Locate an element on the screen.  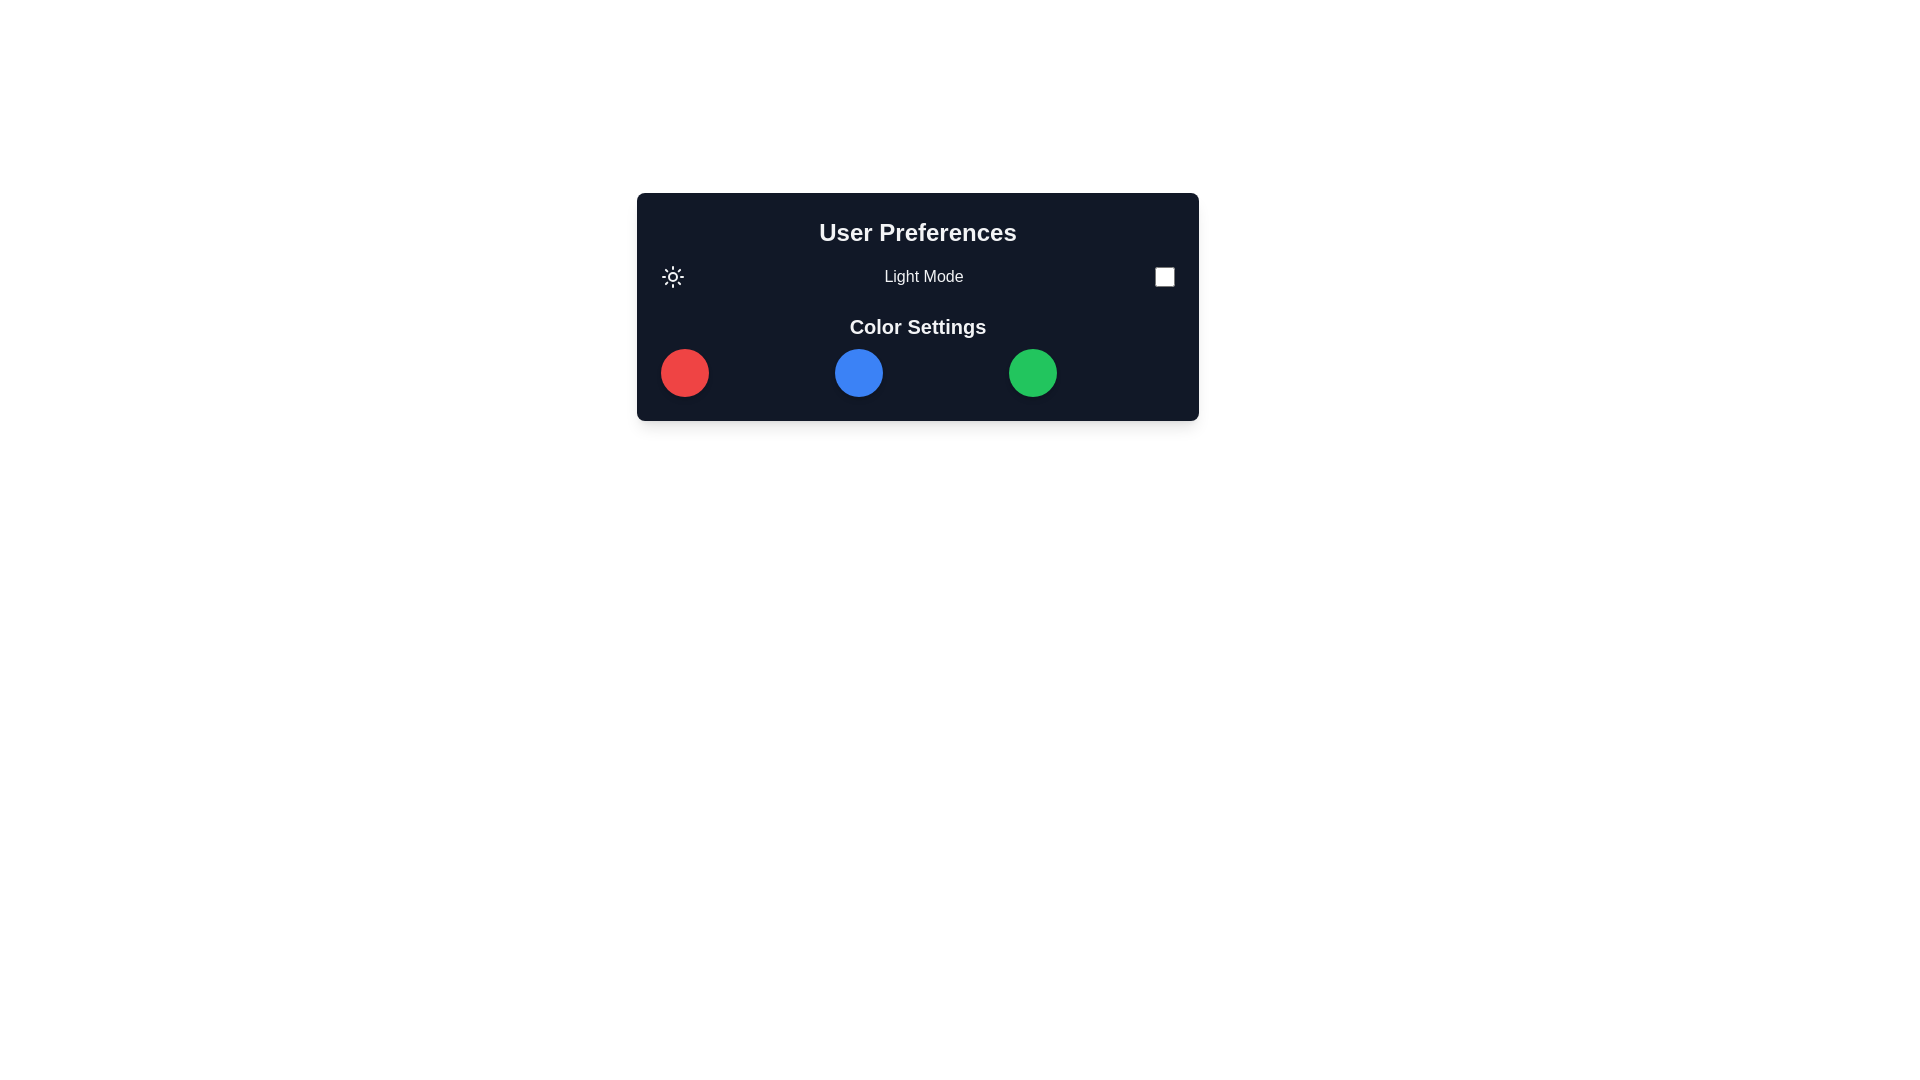
the checkbox for toggling the light mode setting is located at coordinates (1165, 277).